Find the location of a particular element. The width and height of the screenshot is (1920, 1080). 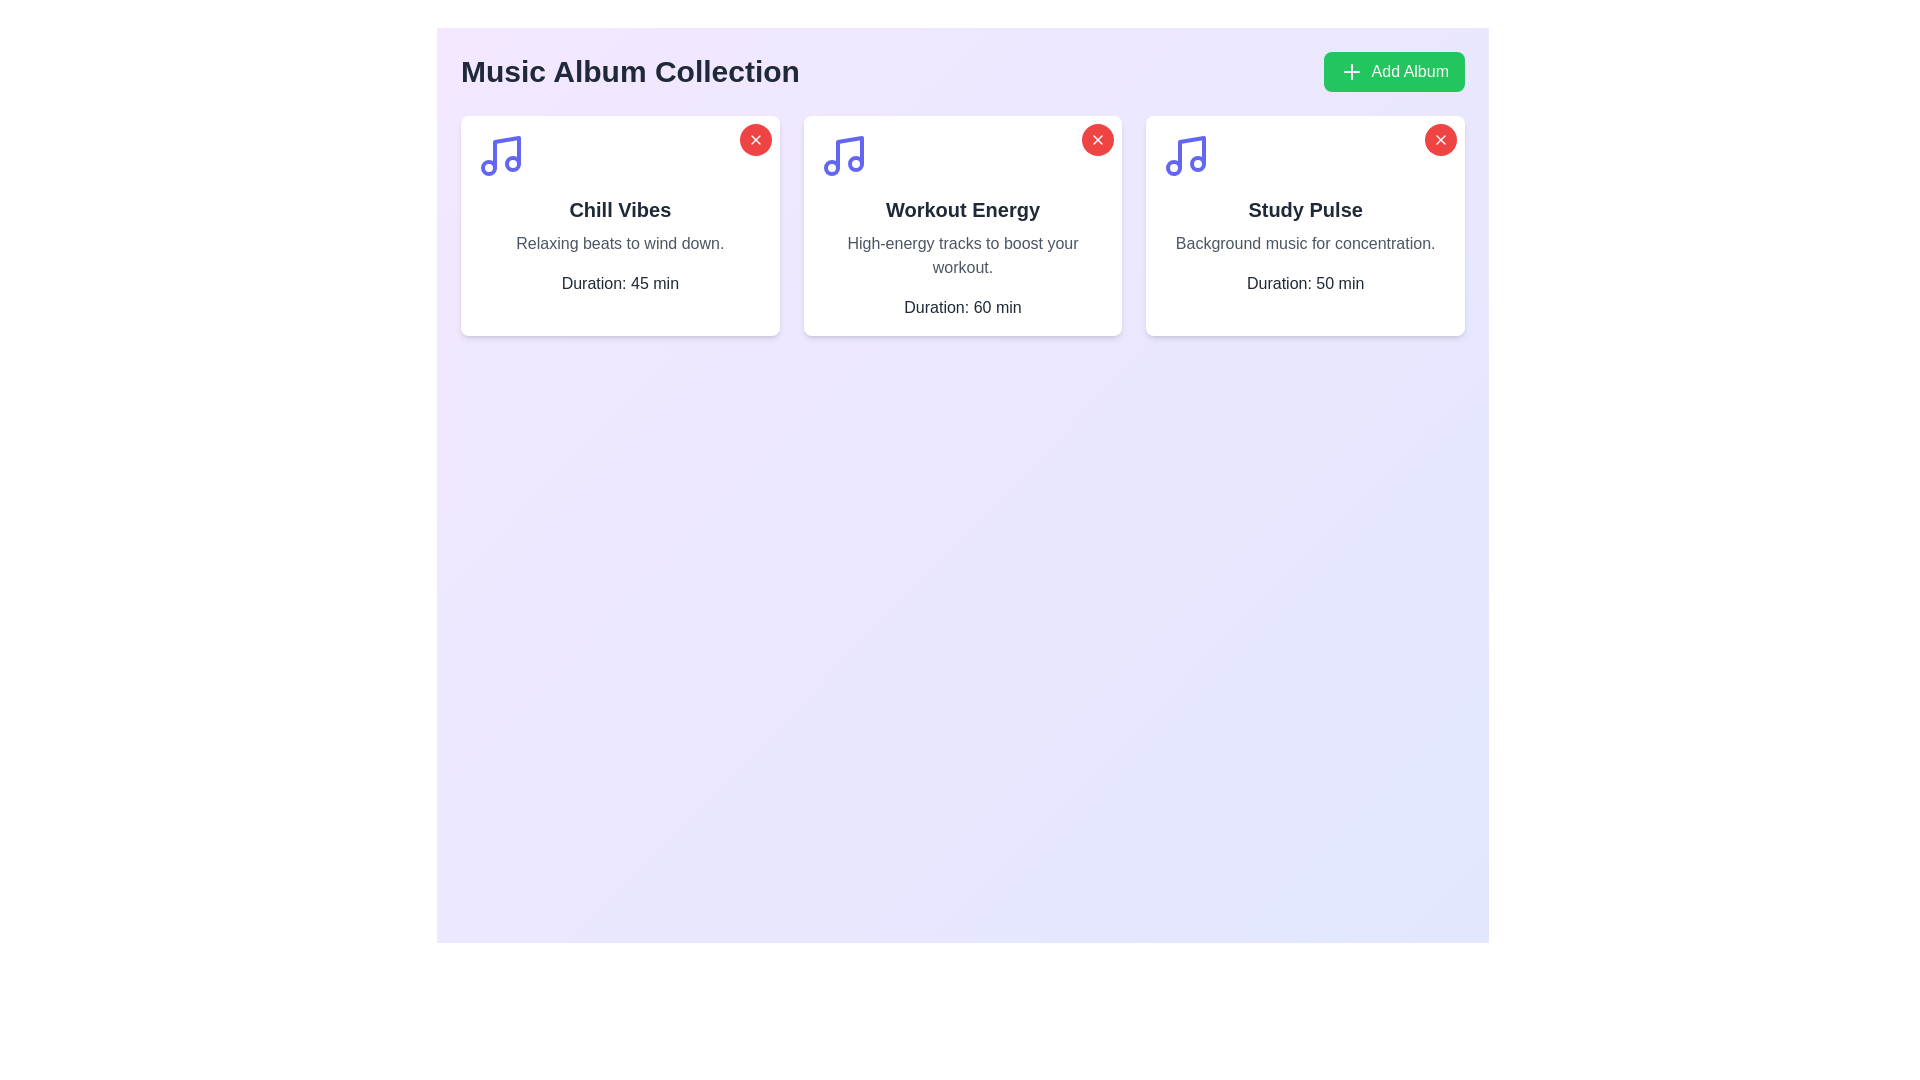

the vibrant indigo music note icon located at the top-left corner of the 'Workout Energy' card, which is prominently above the album title is located at coordinates (843, 154).